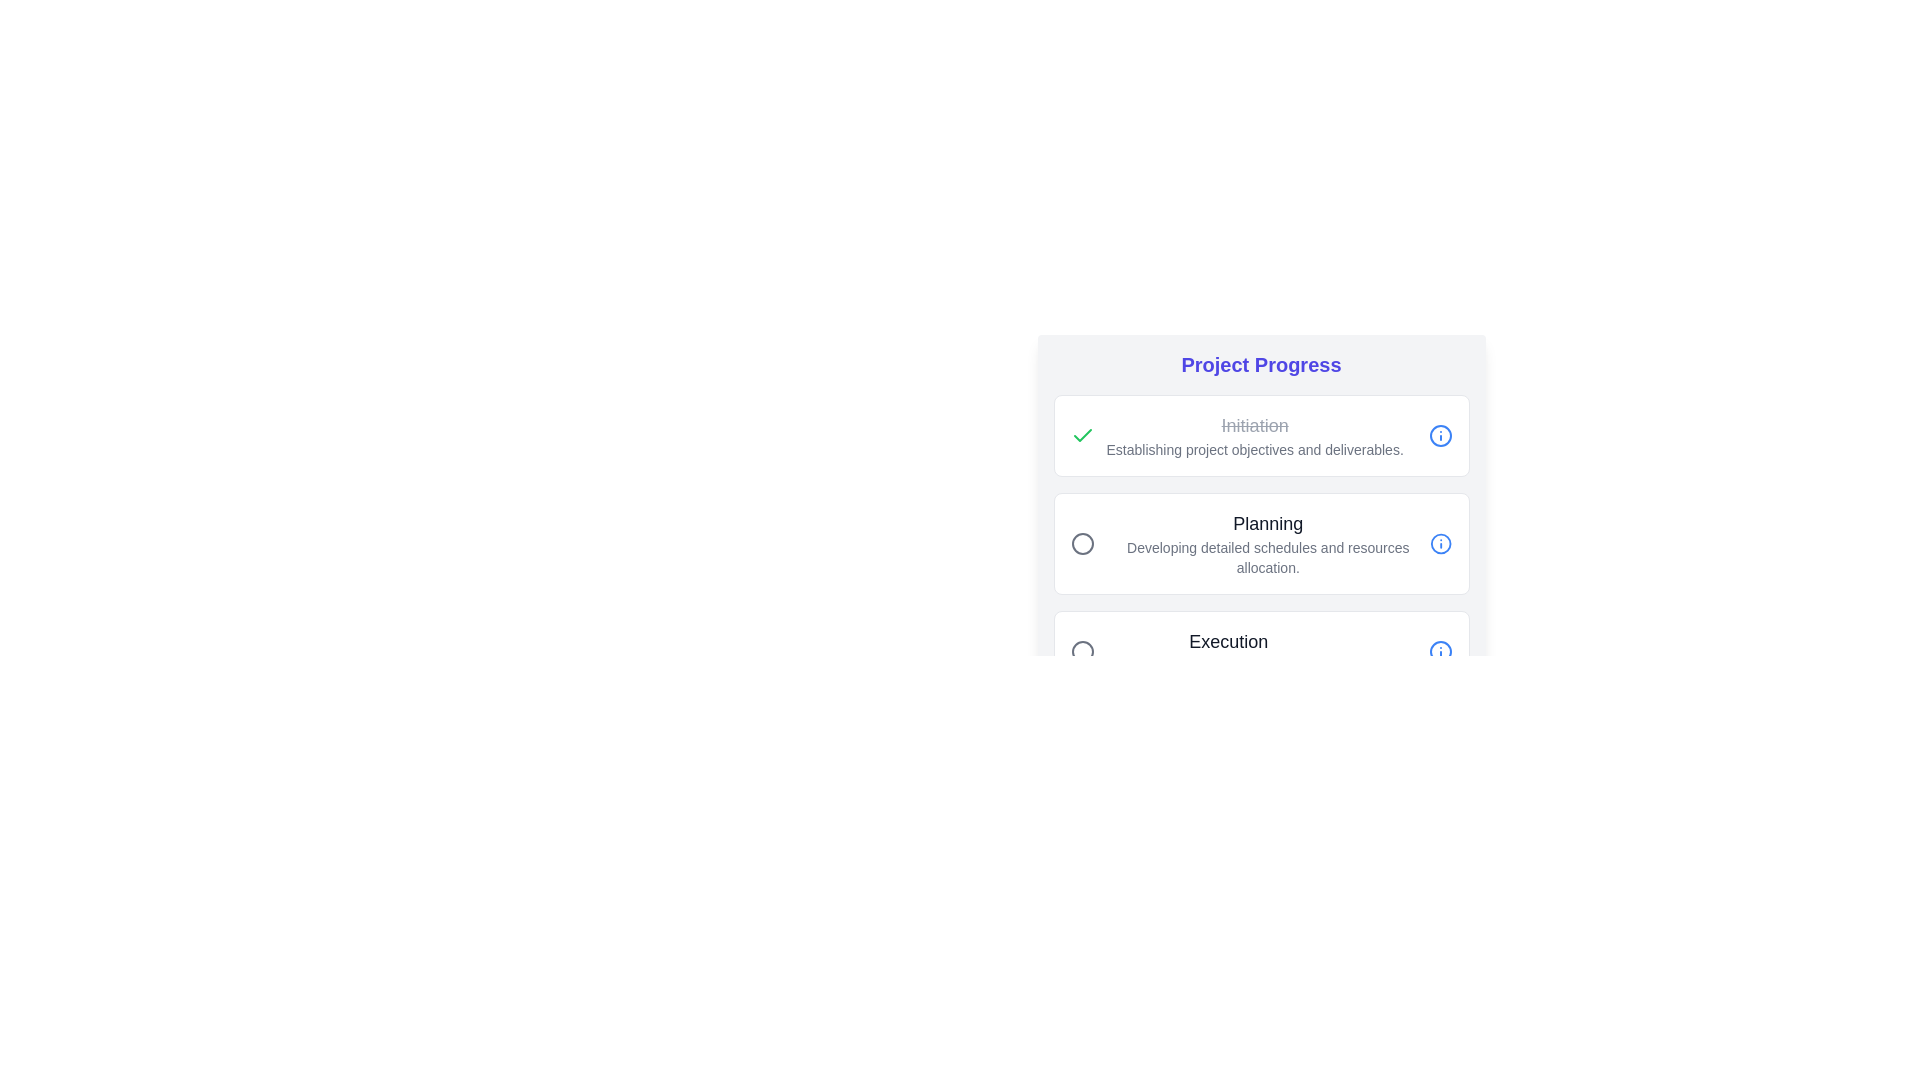 The height and width of the screenshot is (1080, 1920). I want to click on the information icon for the Initiation phase to view its details, so click(1440, 434).